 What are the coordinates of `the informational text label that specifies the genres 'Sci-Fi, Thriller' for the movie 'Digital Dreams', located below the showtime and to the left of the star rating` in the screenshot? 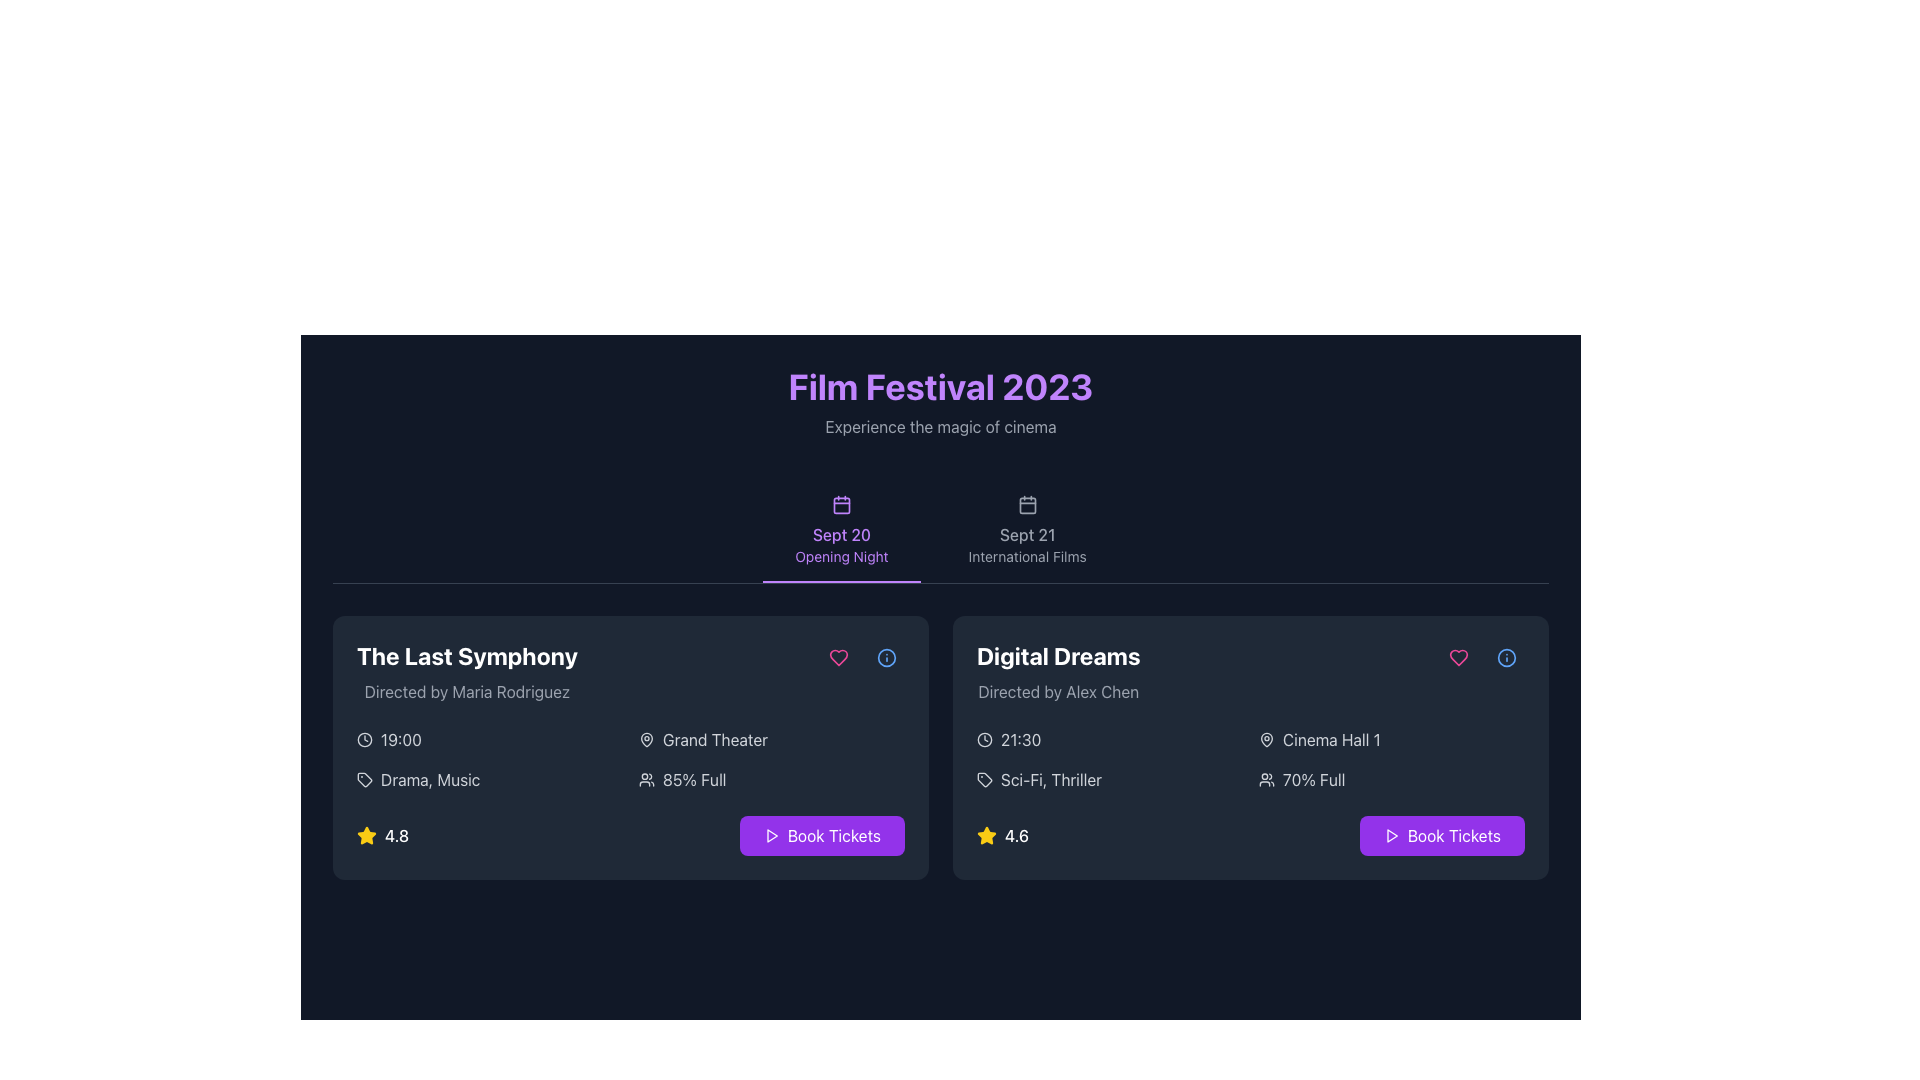 It's located at (1050, 778).